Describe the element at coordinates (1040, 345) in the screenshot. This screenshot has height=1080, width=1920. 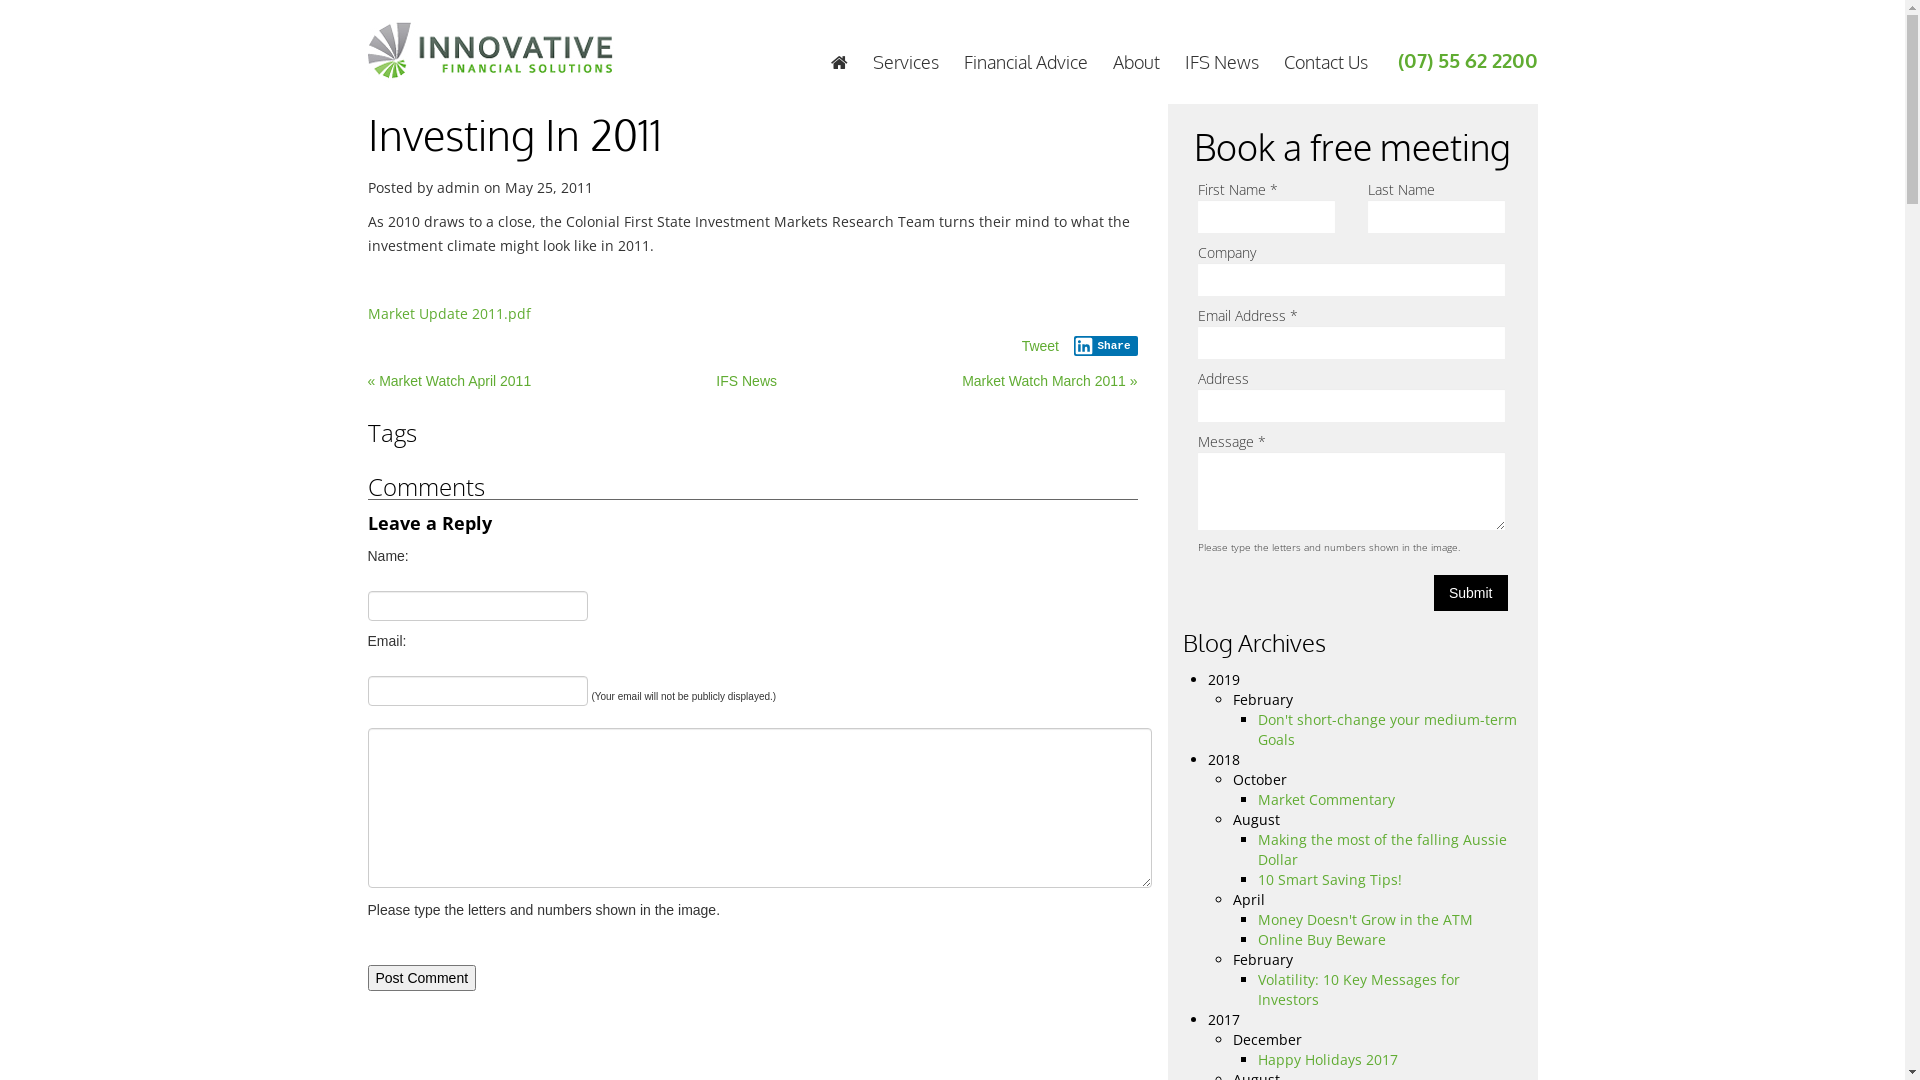
I see `'Tweet'` at that location.